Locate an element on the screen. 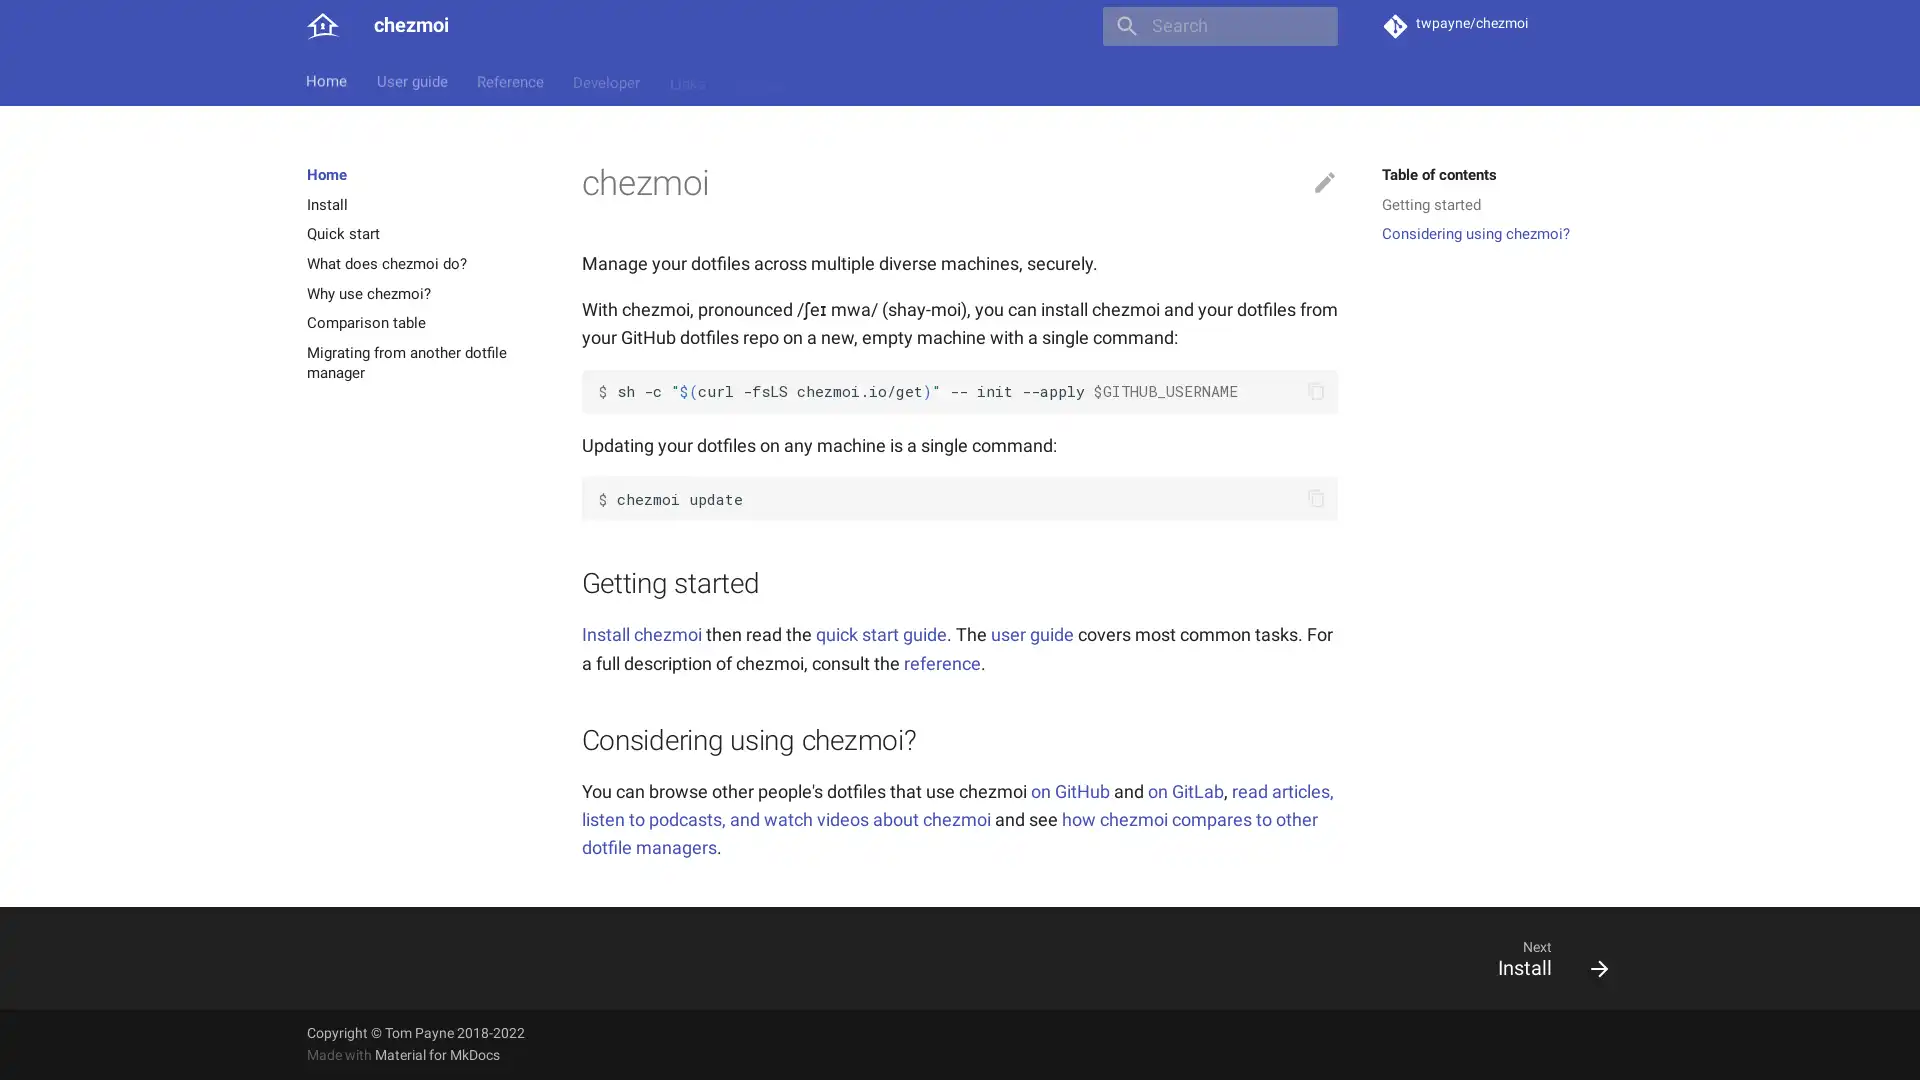  Copy to clipboard is located at coordinates (1315, 391).